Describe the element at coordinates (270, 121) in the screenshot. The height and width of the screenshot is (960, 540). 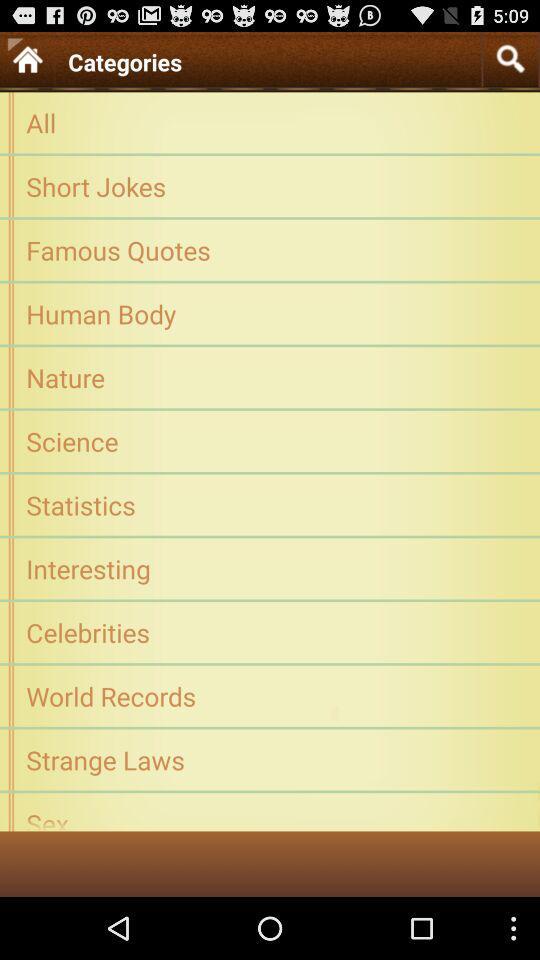
I see `app above the short jokes` at that location.